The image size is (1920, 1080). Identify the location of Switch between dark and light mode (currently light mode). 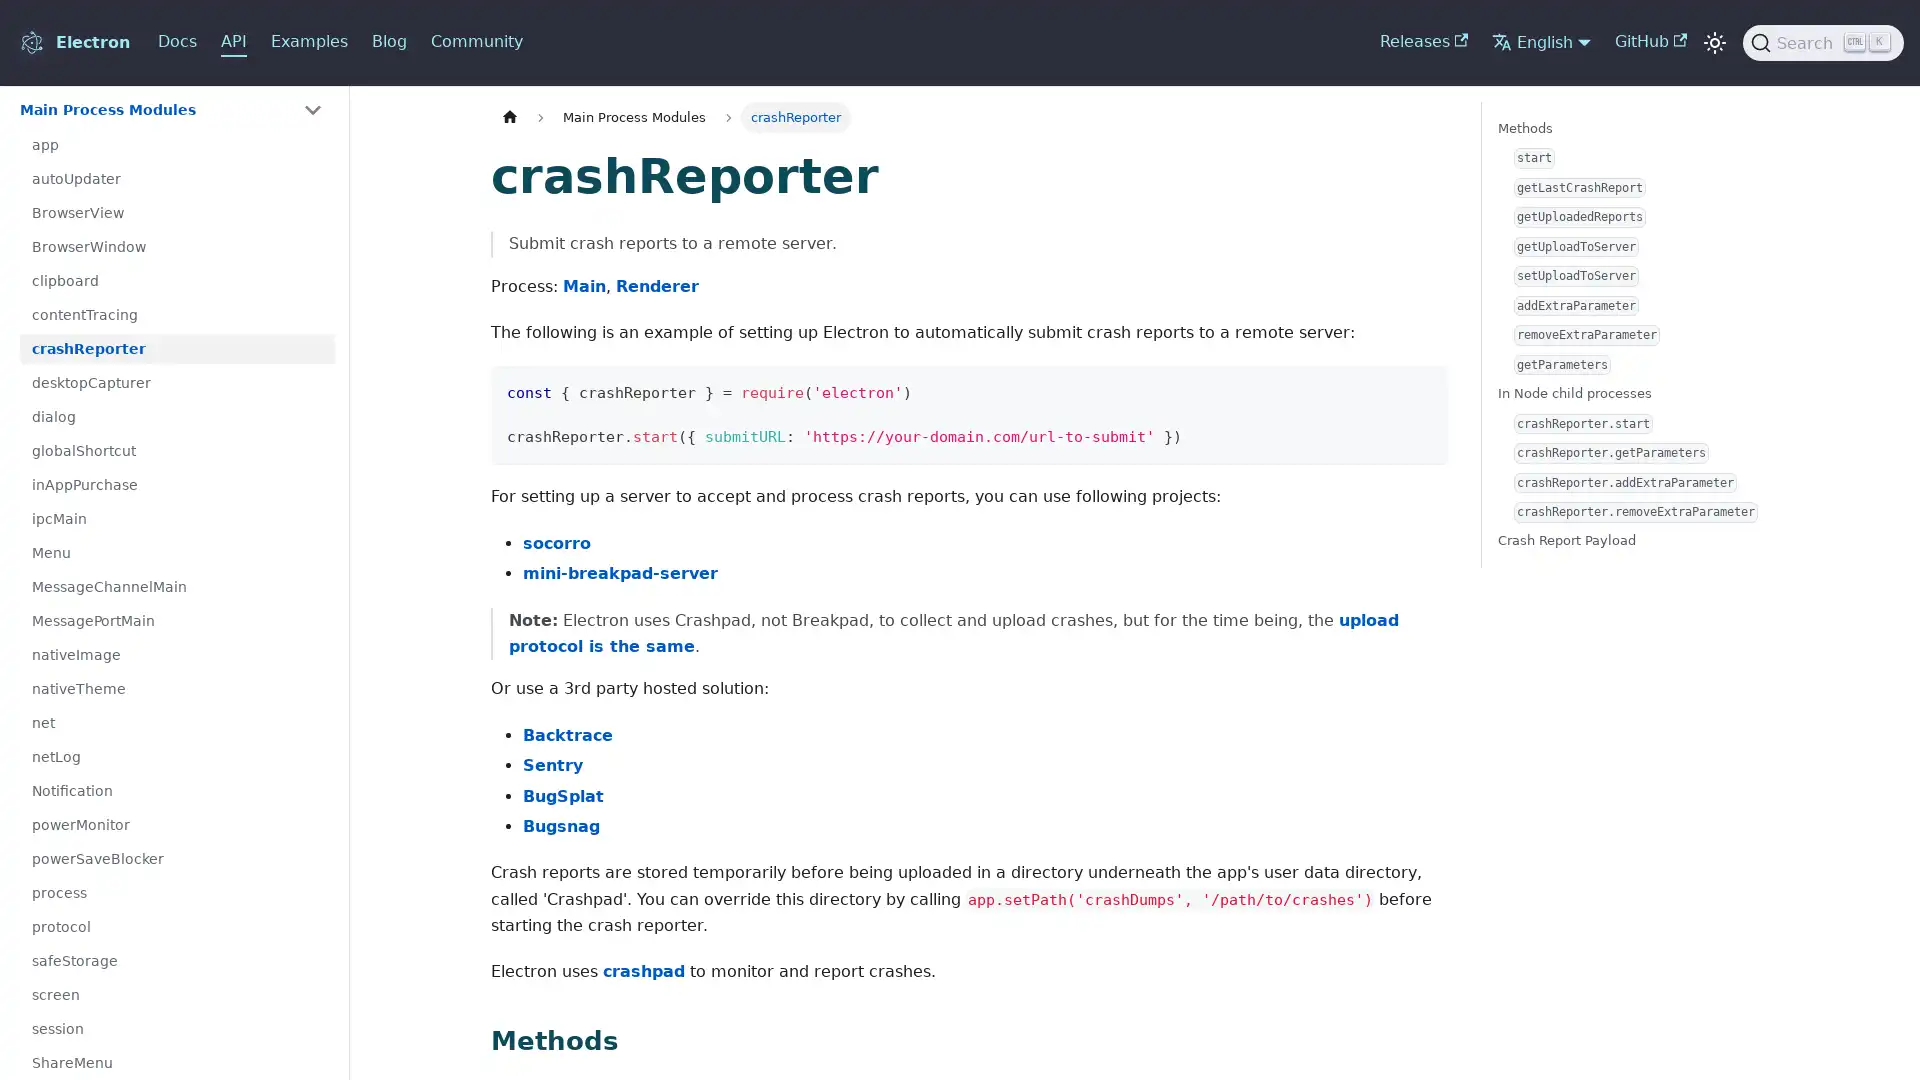
(1713, 42).